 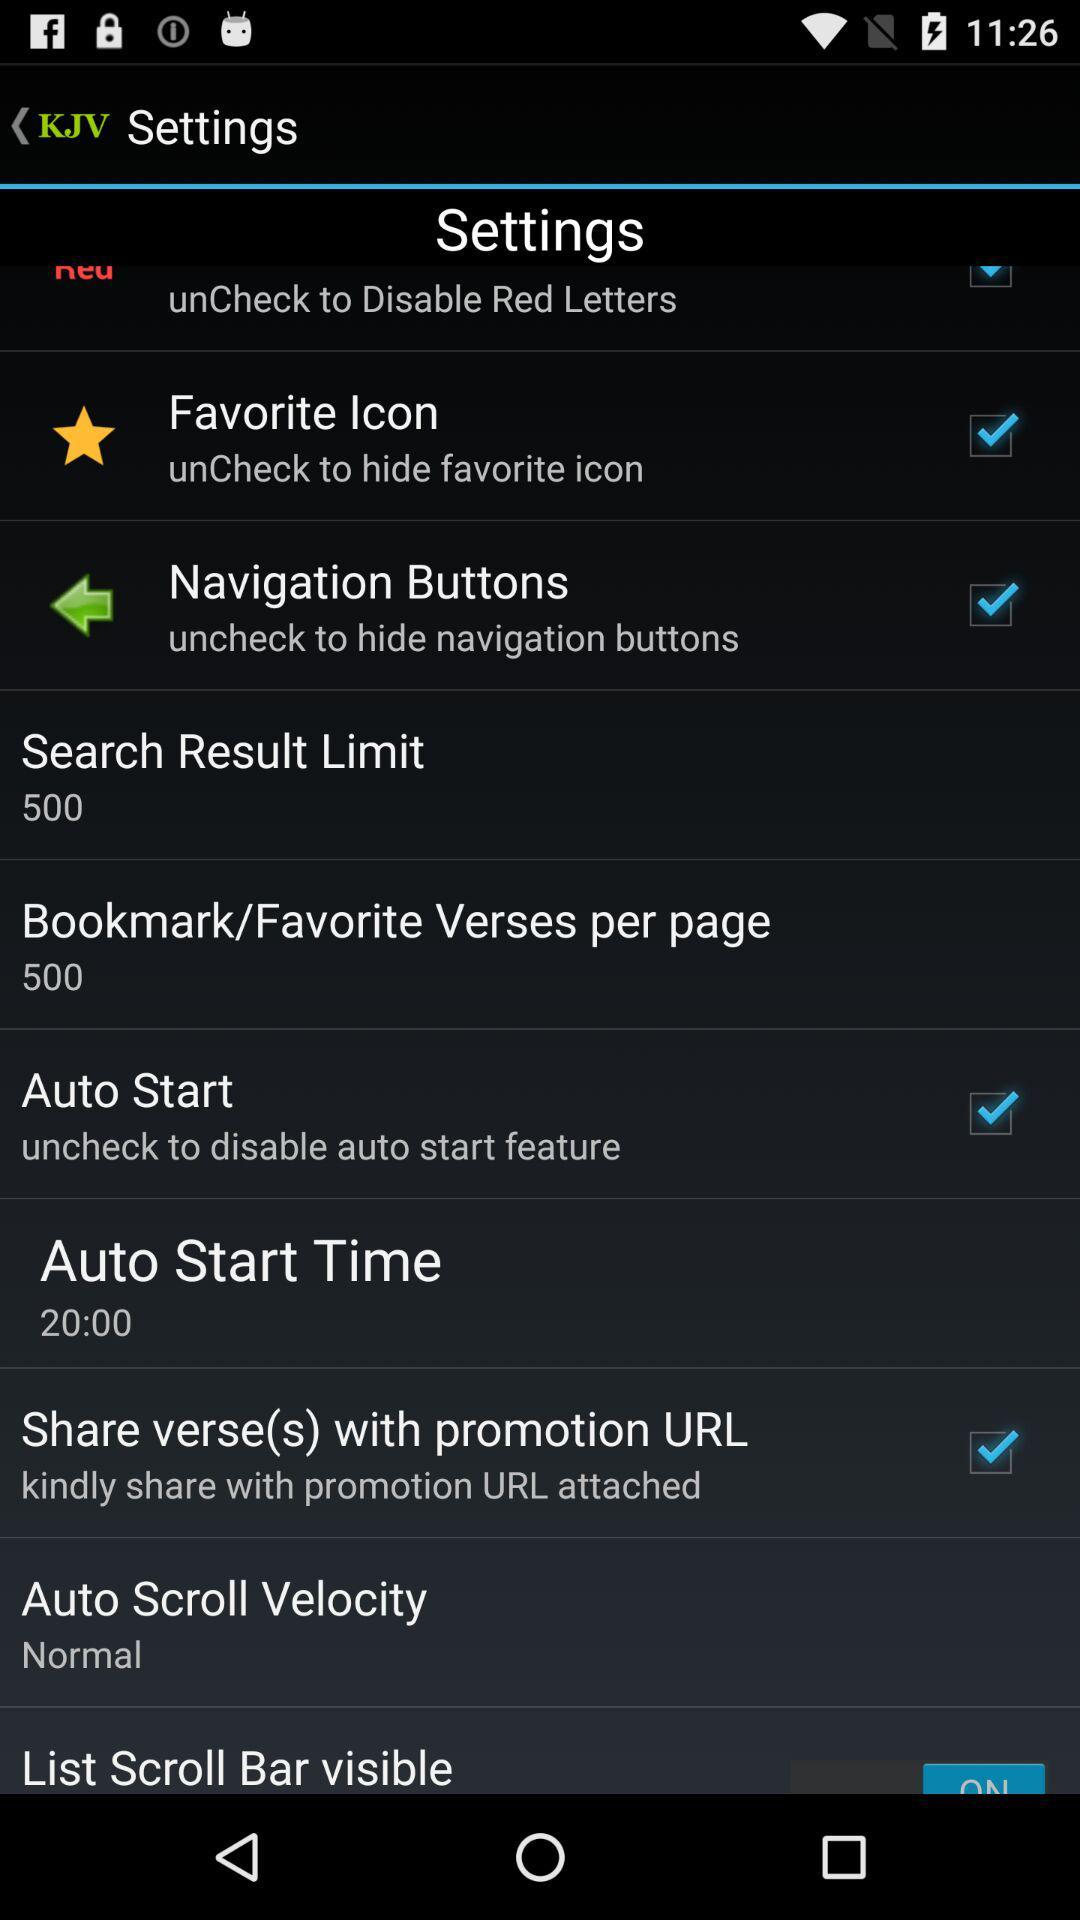 What do you see at coordinates (83, 603) in the screenshot?
I see `the left arrow icon left to navigation buttons` at bounding box center [83, 603].